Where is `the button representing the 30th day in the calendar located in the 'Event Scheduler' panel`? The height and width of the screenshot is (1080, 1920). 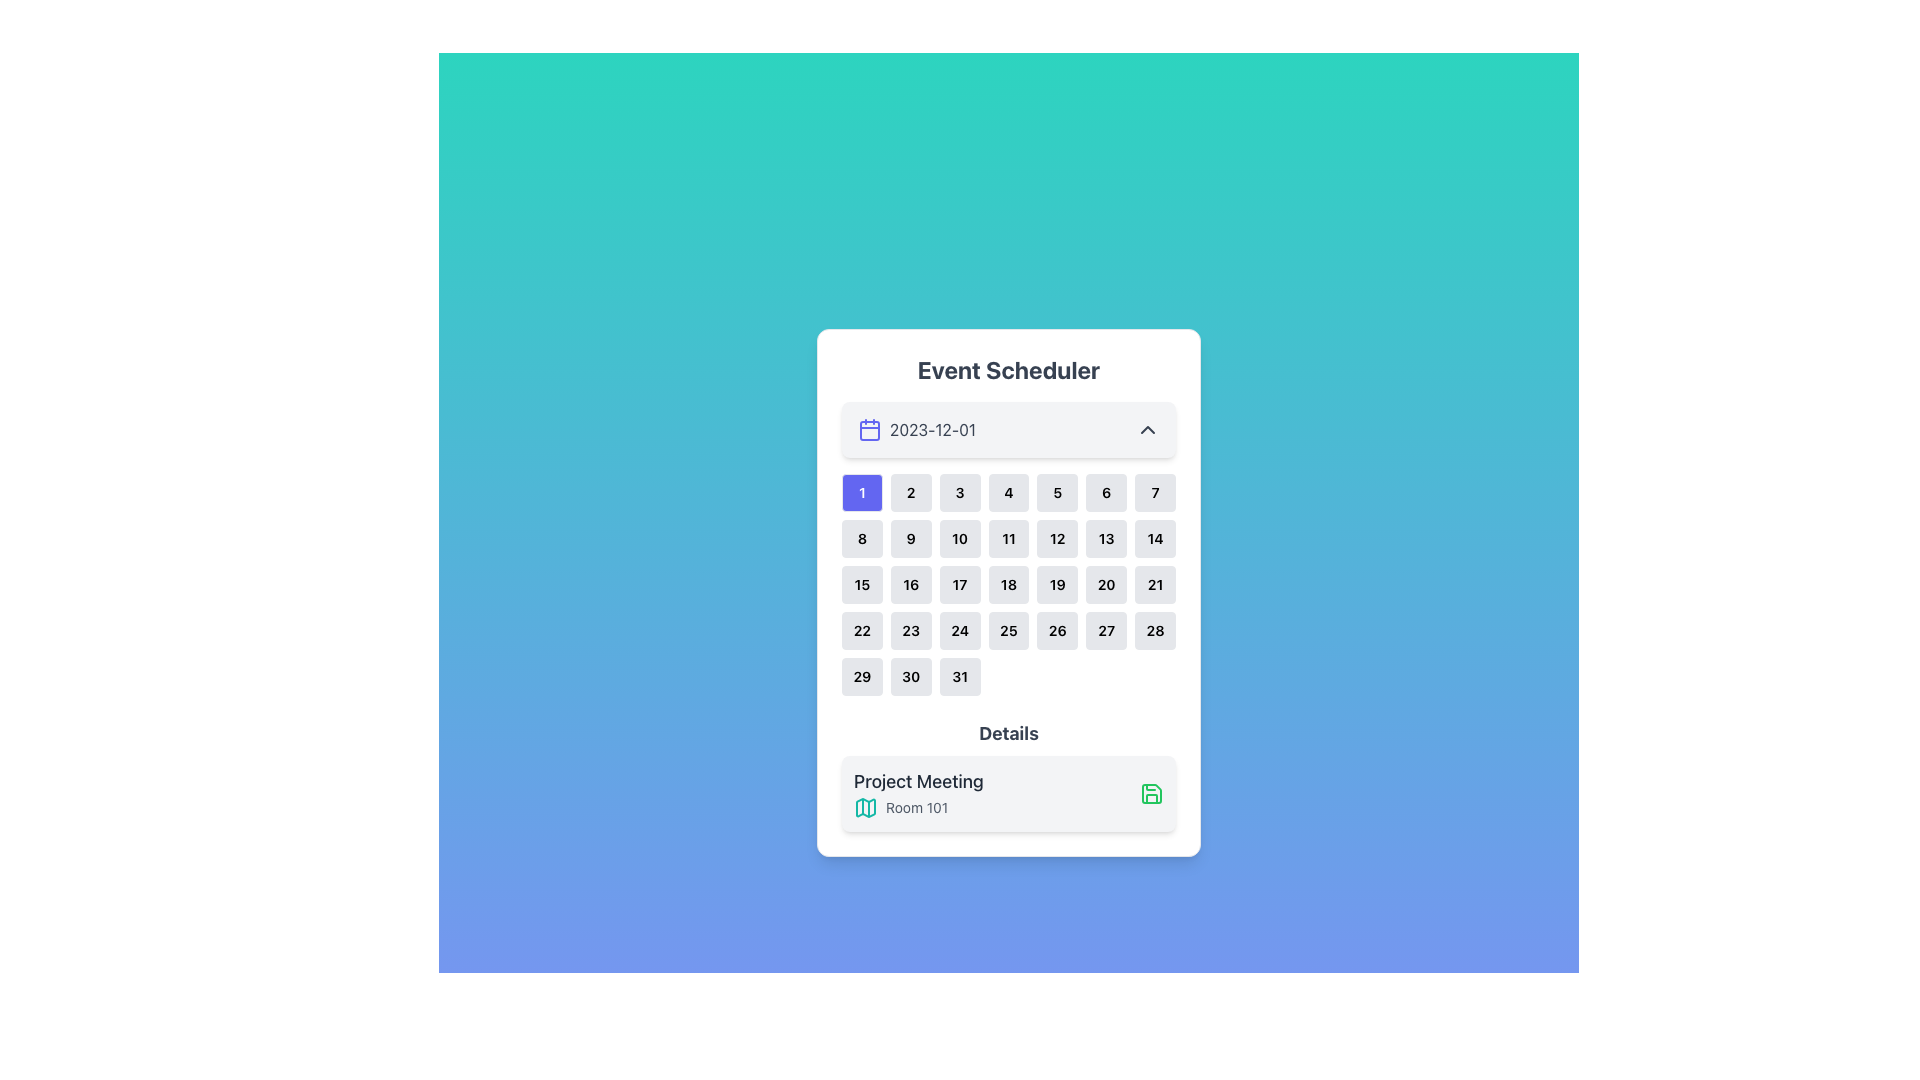 the button representing the 30th day in the calendar located in the 'Event Scheduler' panel is located at coordinates (910, 676).